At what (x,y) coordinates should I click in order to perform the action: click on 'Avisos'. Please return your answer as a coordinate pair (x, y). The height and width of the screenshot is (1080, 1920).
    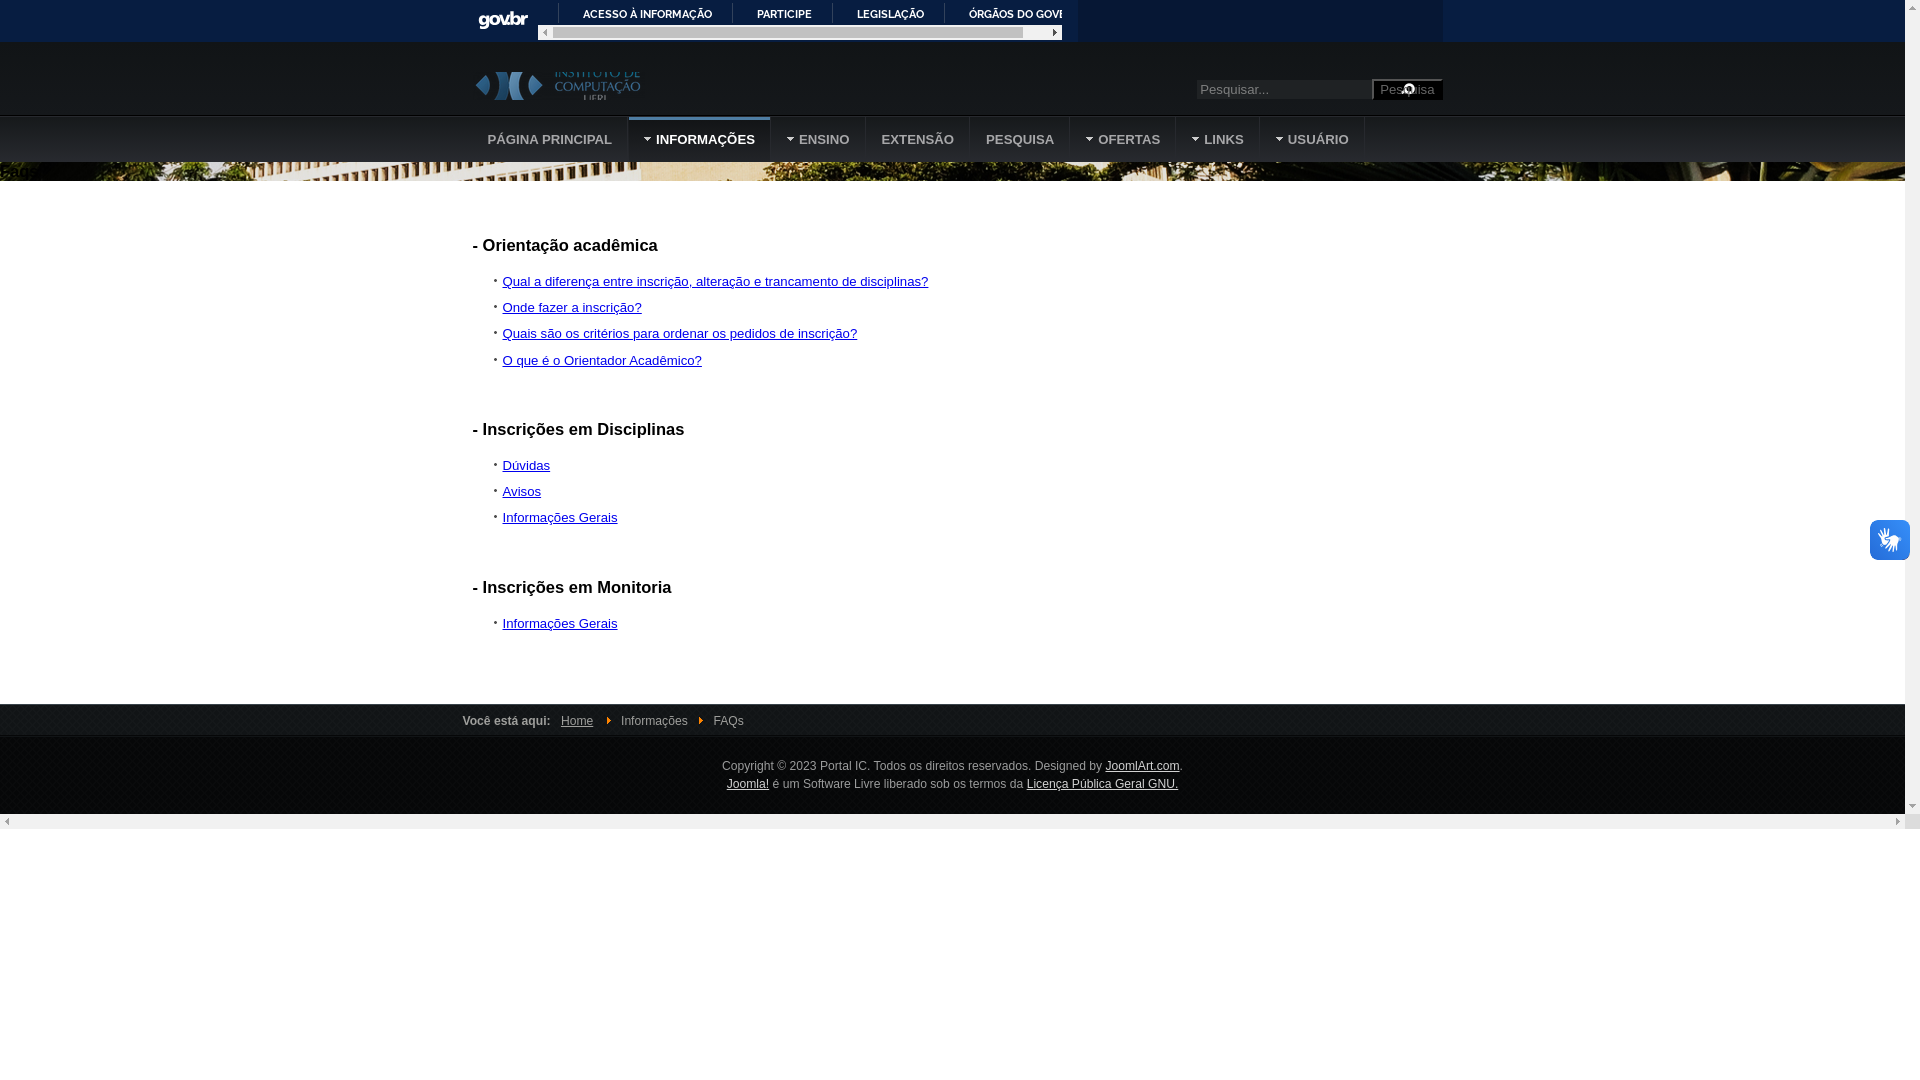
    Looking at the image, I should click on (521, 491).